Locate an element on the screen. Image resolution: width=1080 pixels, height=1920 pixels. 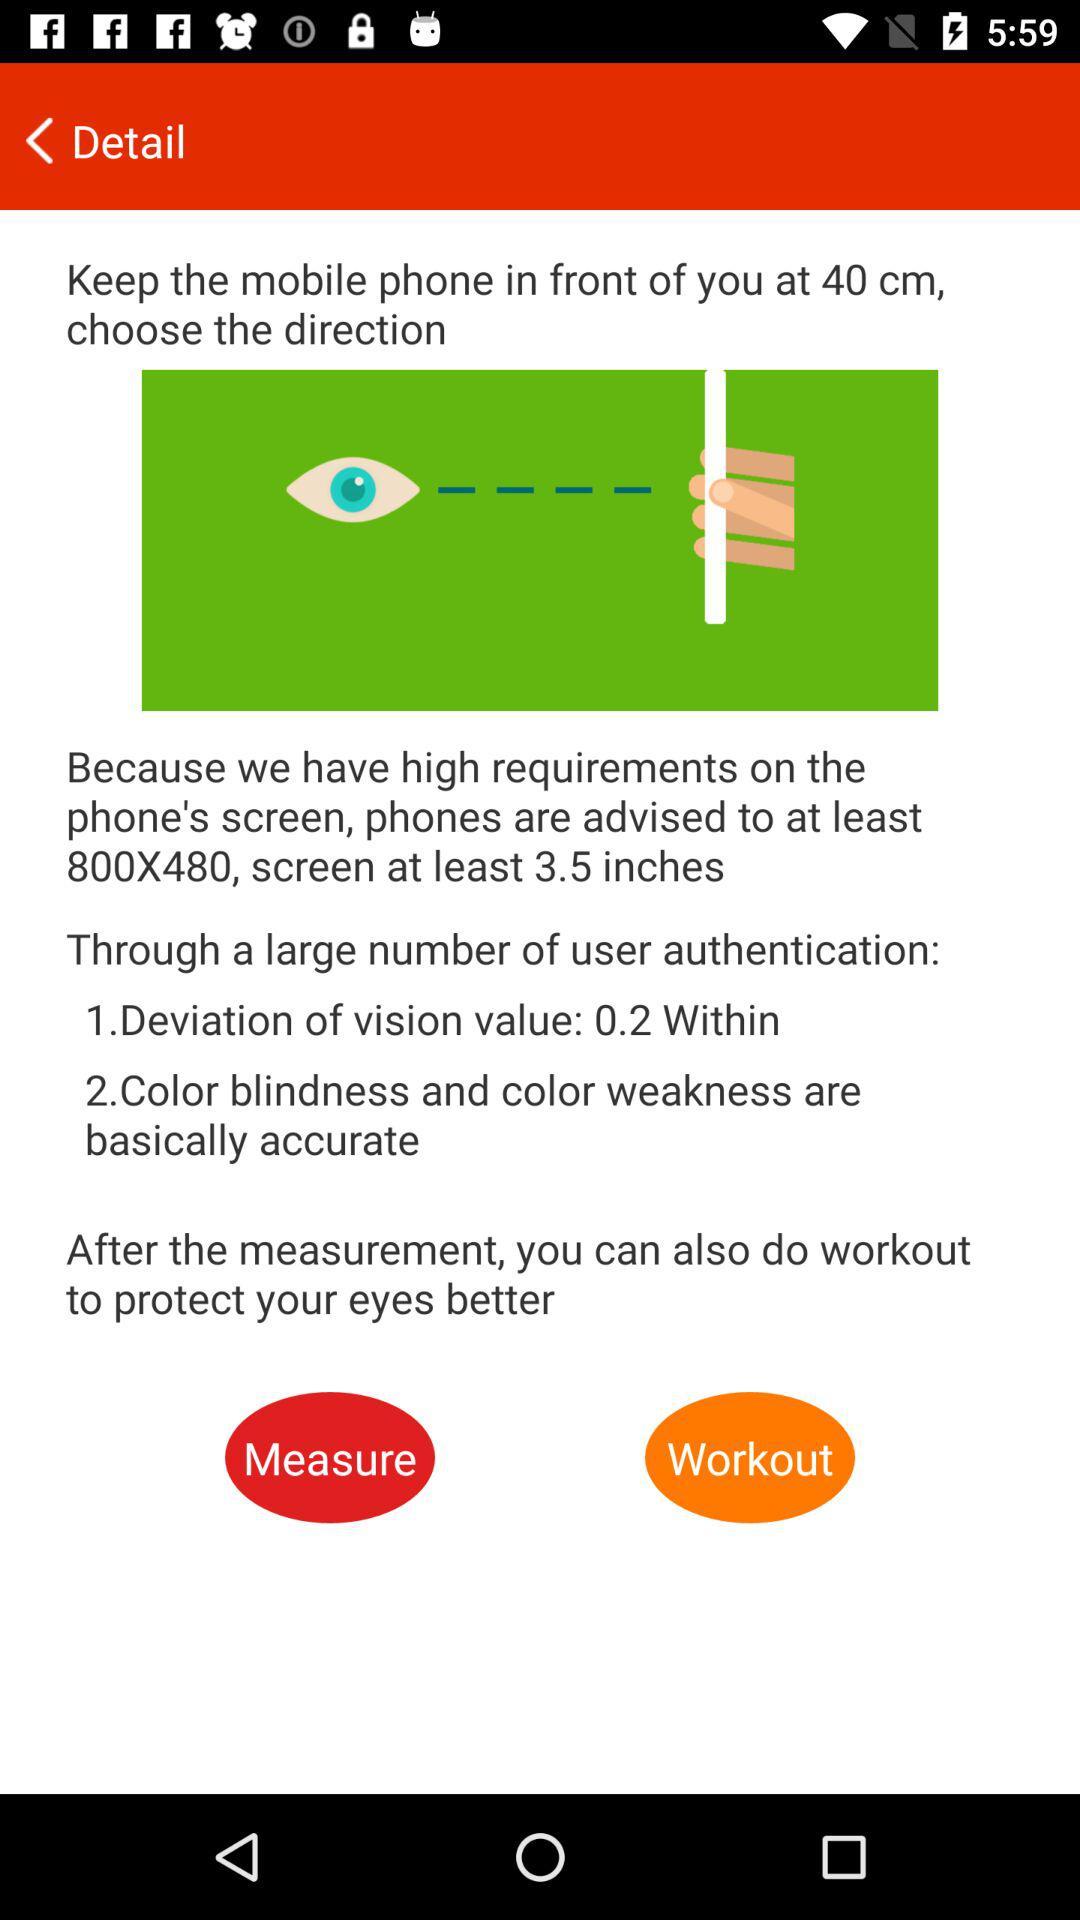
the item below after the measurement is located at coordinates (329, 1457).